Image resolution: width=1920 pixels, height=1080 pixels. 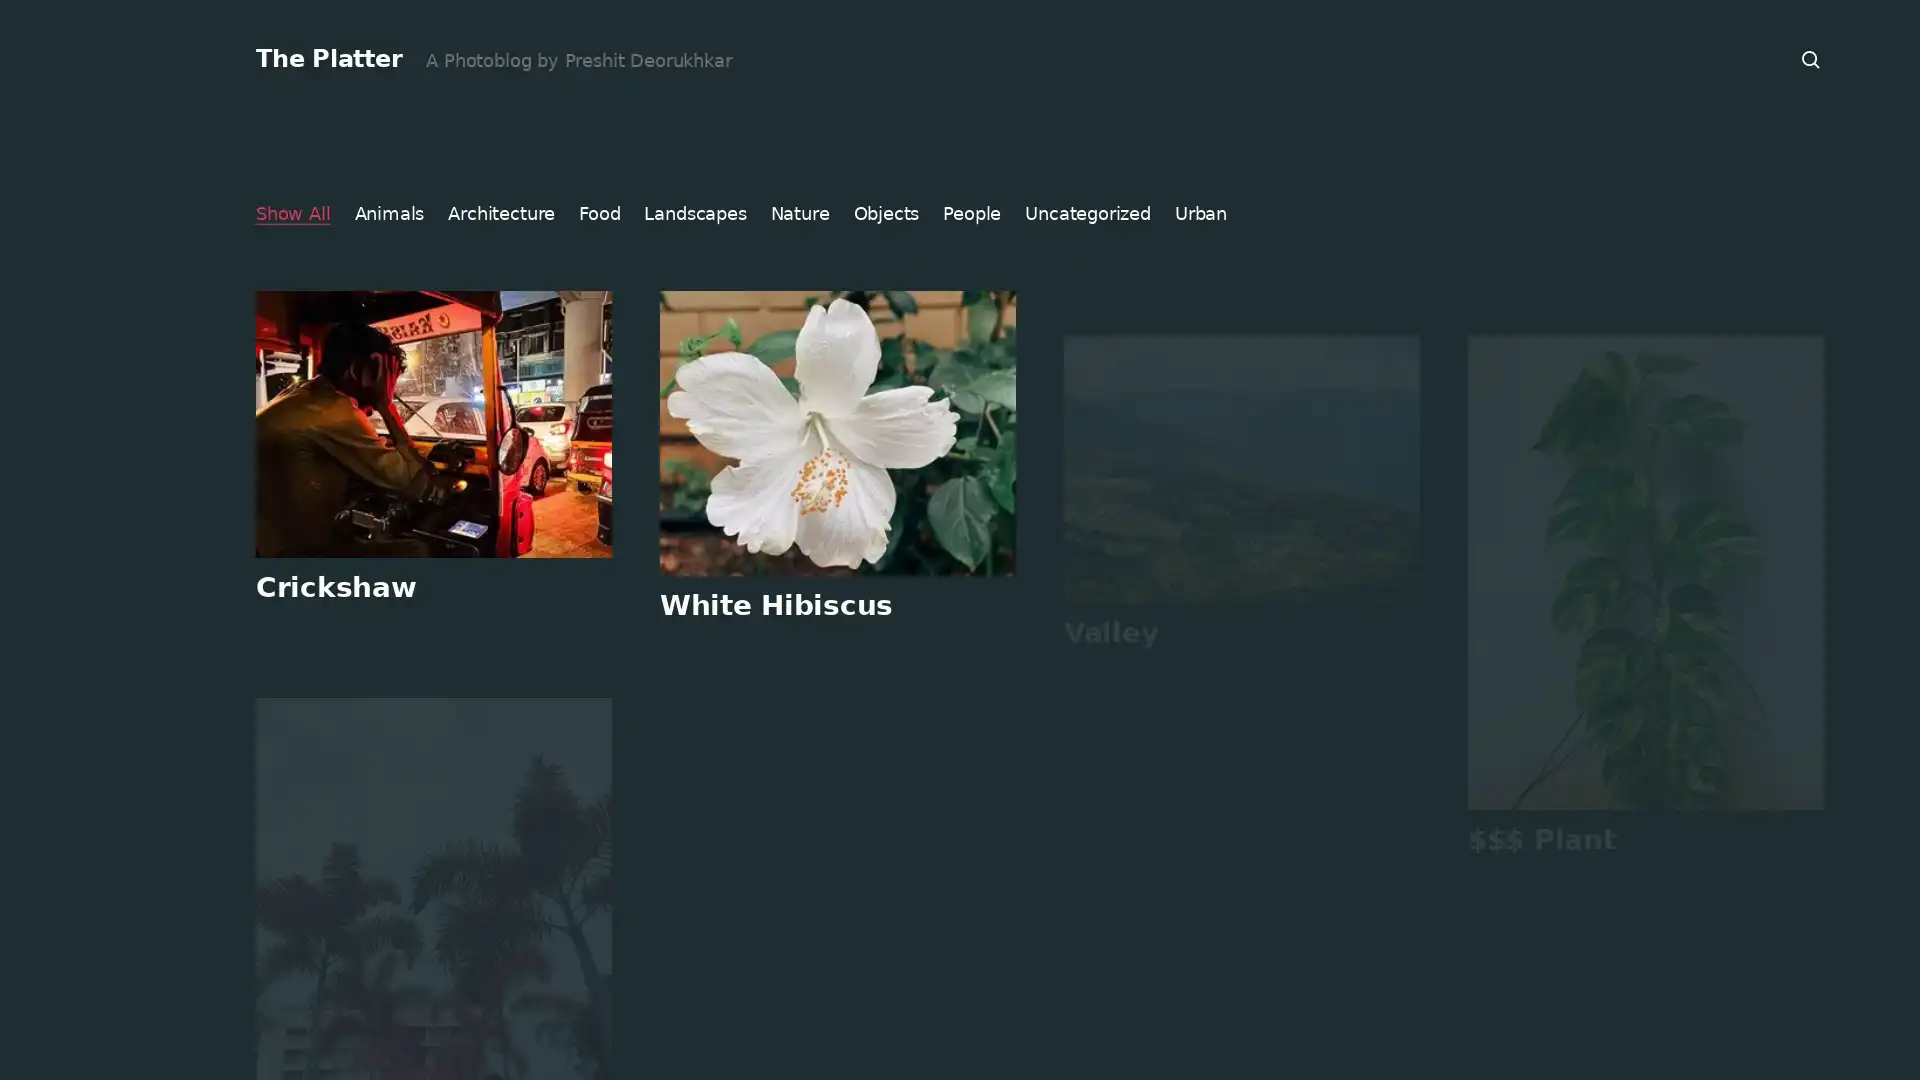 What do you see at coordinates (1811, 59) in the screenshot?
I see `Search` at bounding box center [1811, 59].